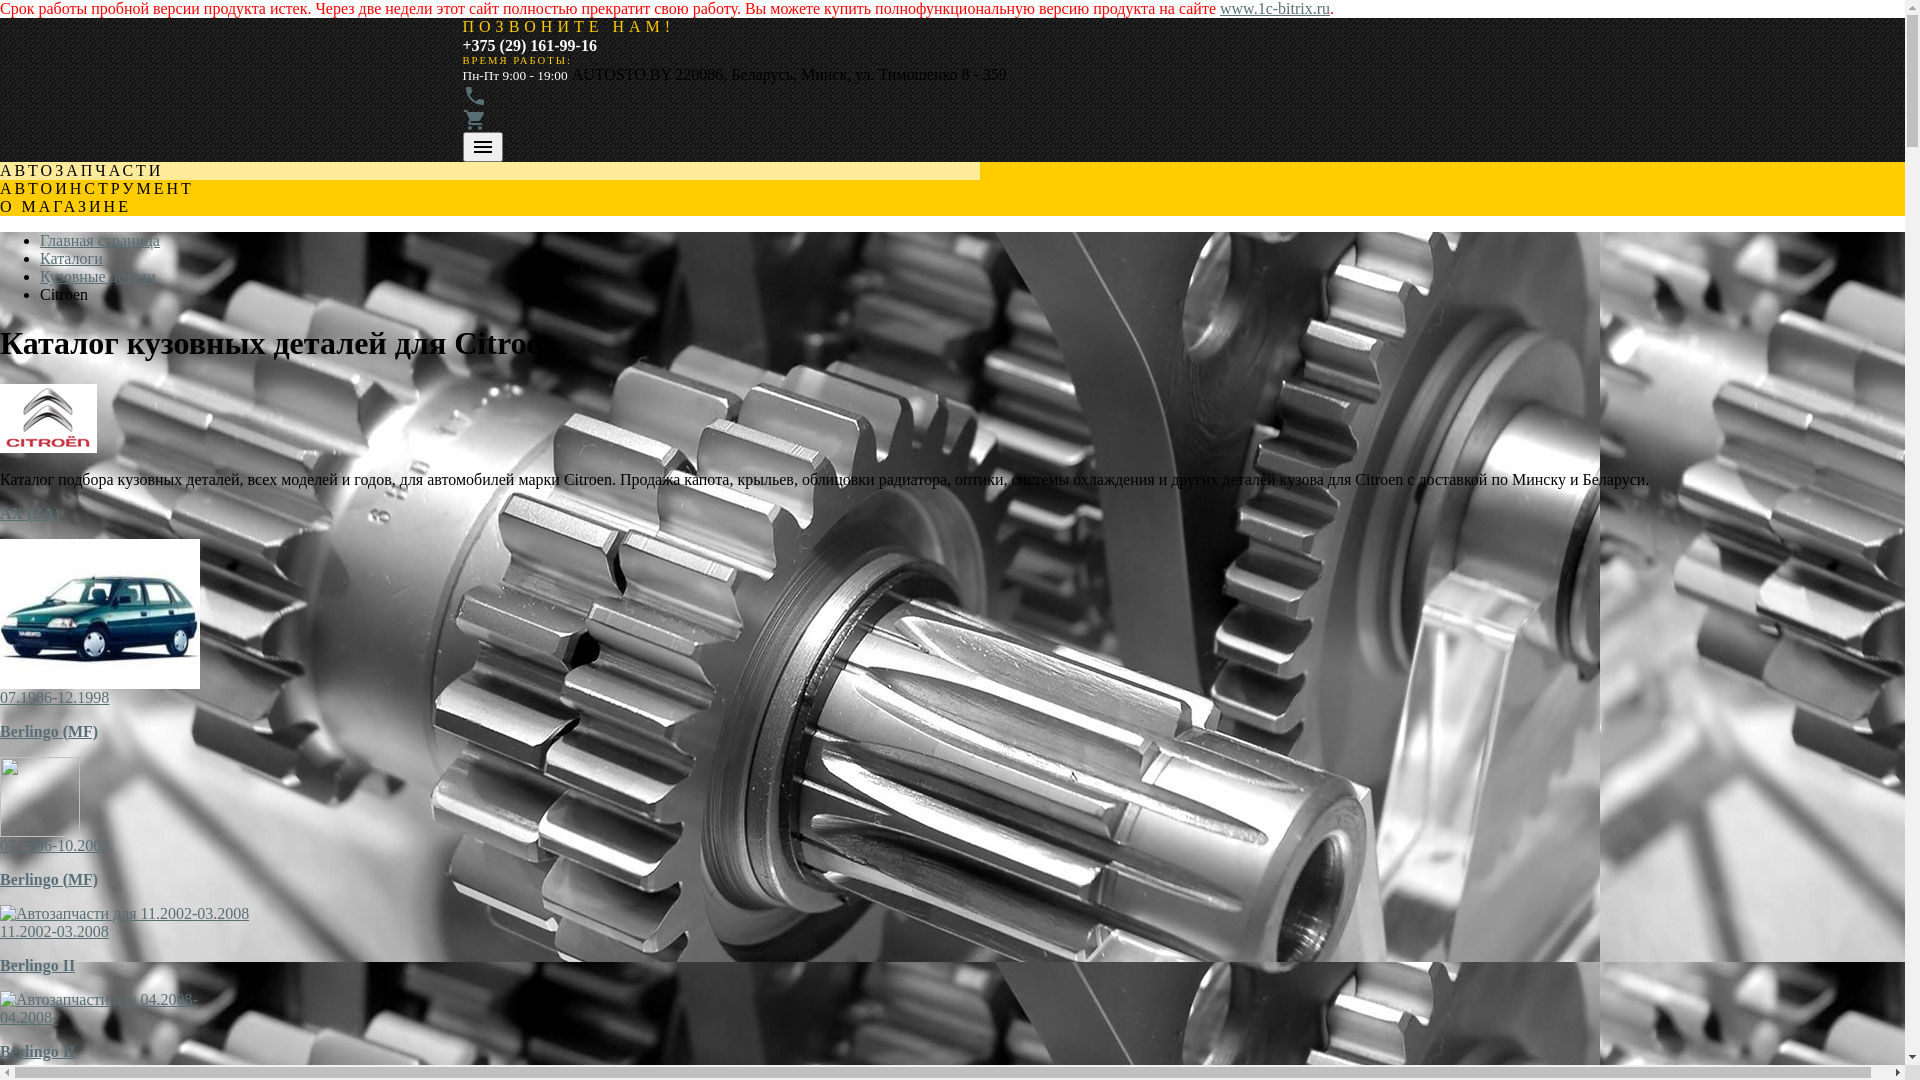 This screenshot has width=1920, height=1080. What do you see at coordinates (0, 1017) in the screenshot?
I see `'04.2008-'` at bounding box center [0, 1017].